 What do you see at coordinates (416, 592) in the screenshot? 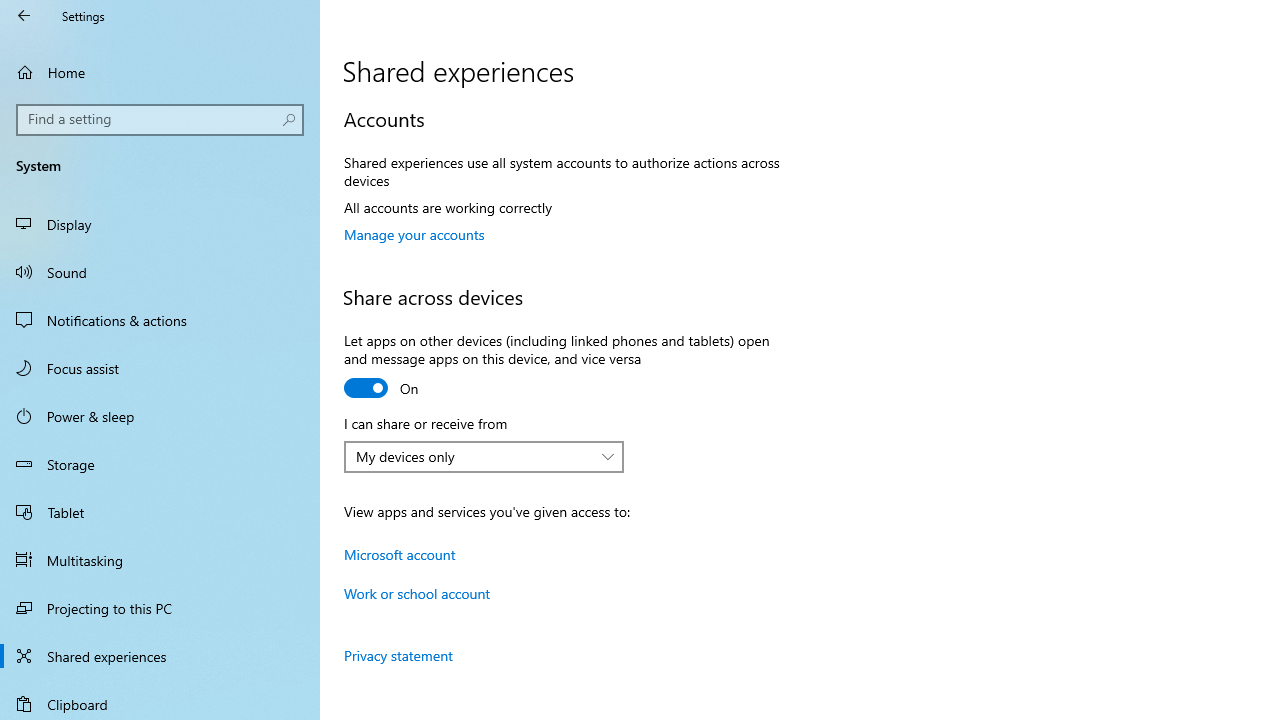
I see `'Work or school account'` at bounding box center [416, 592].